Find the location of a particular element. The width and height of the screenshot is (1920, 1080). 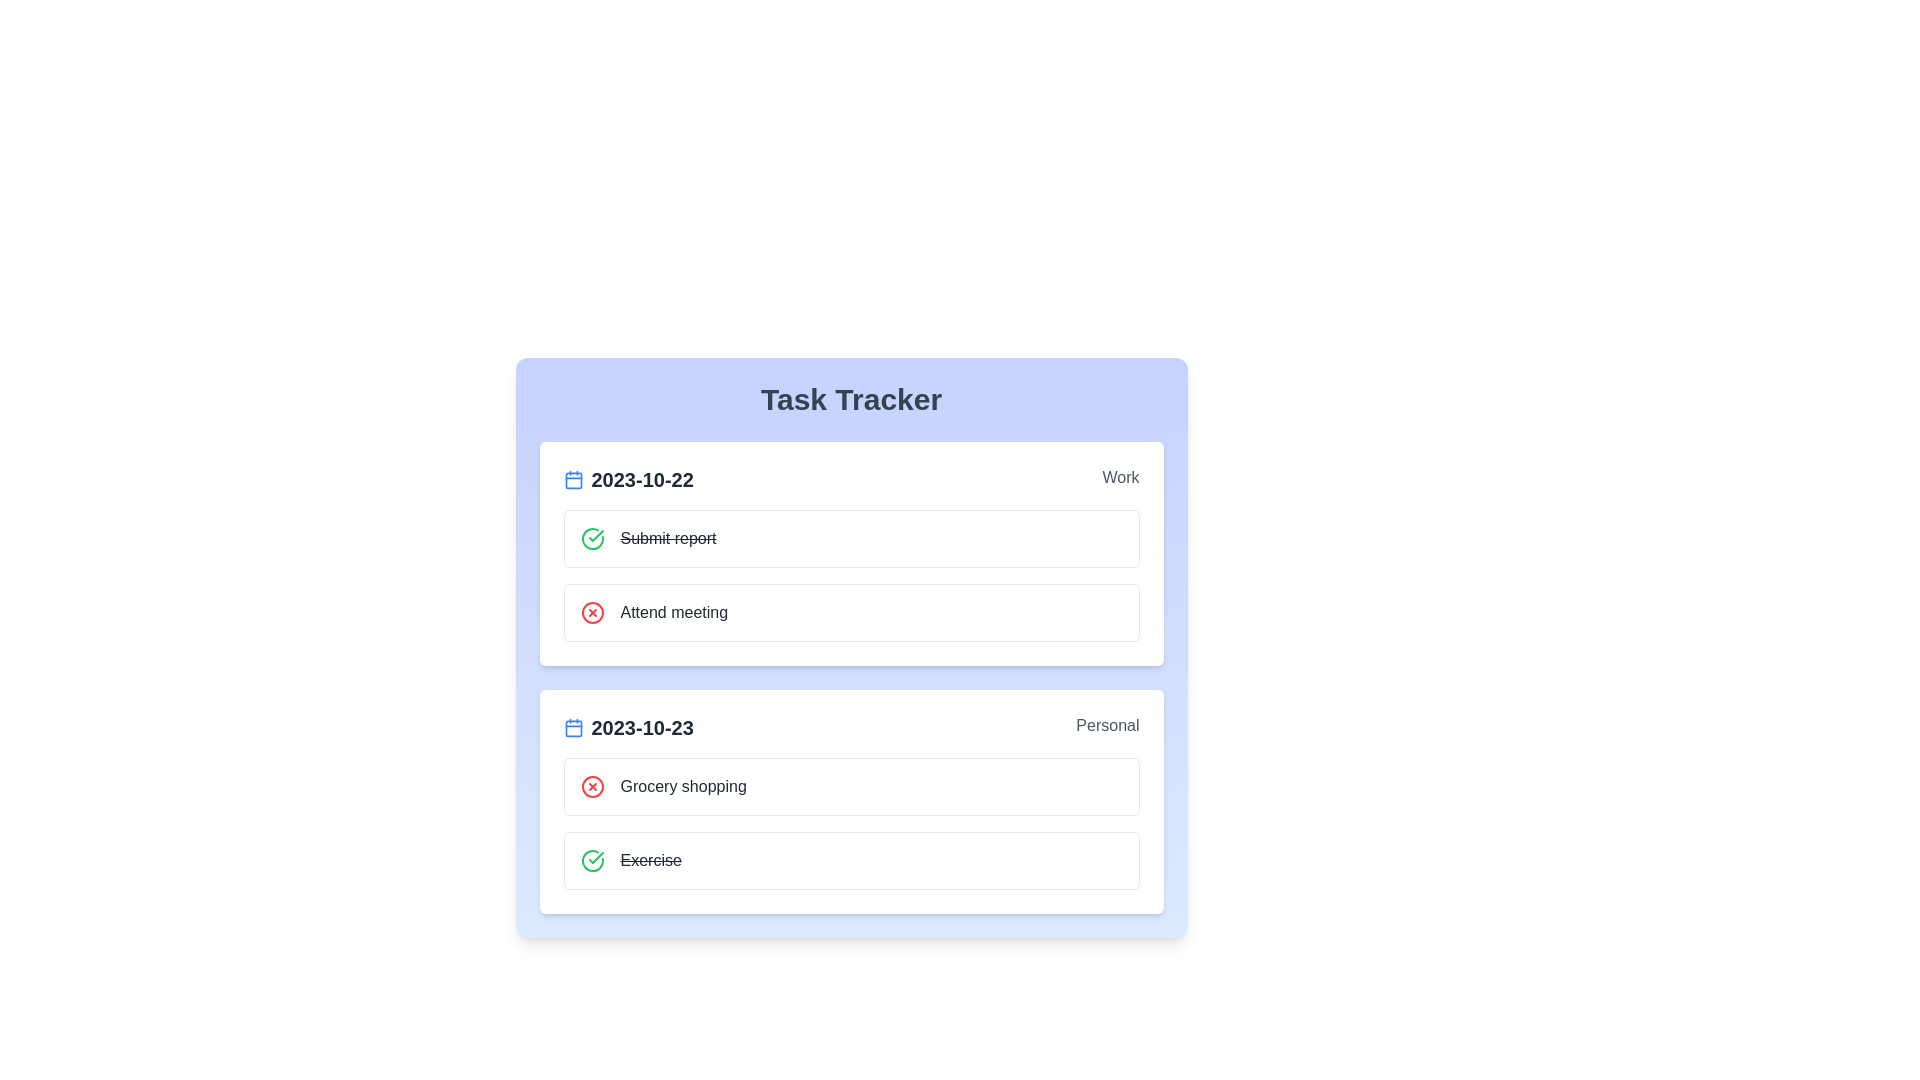

the task 'Attend meeting' to edit its description is located at coordinates (674, 612).